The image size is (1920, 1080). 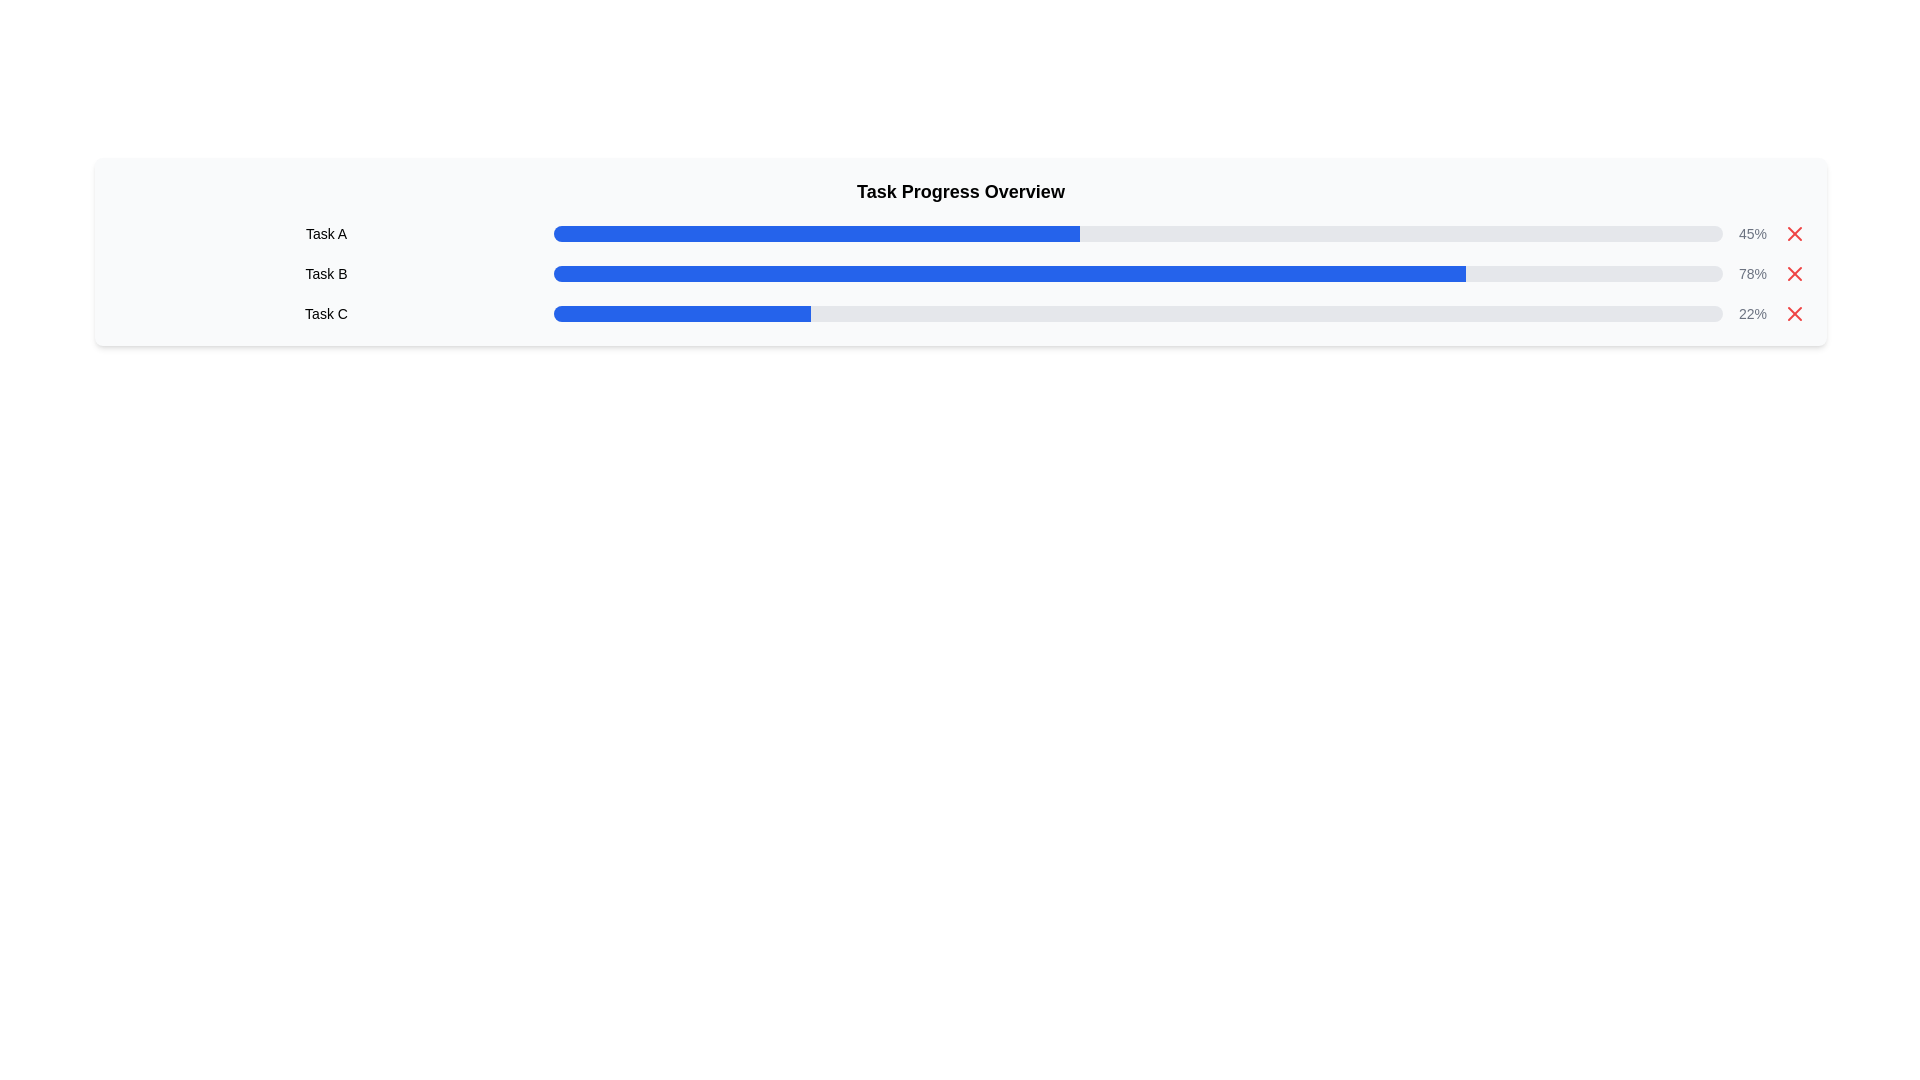 I want to click on the small red 'X' icon located at the rightmost side of the row representing 'Task B', so click(x=1795, y=273).